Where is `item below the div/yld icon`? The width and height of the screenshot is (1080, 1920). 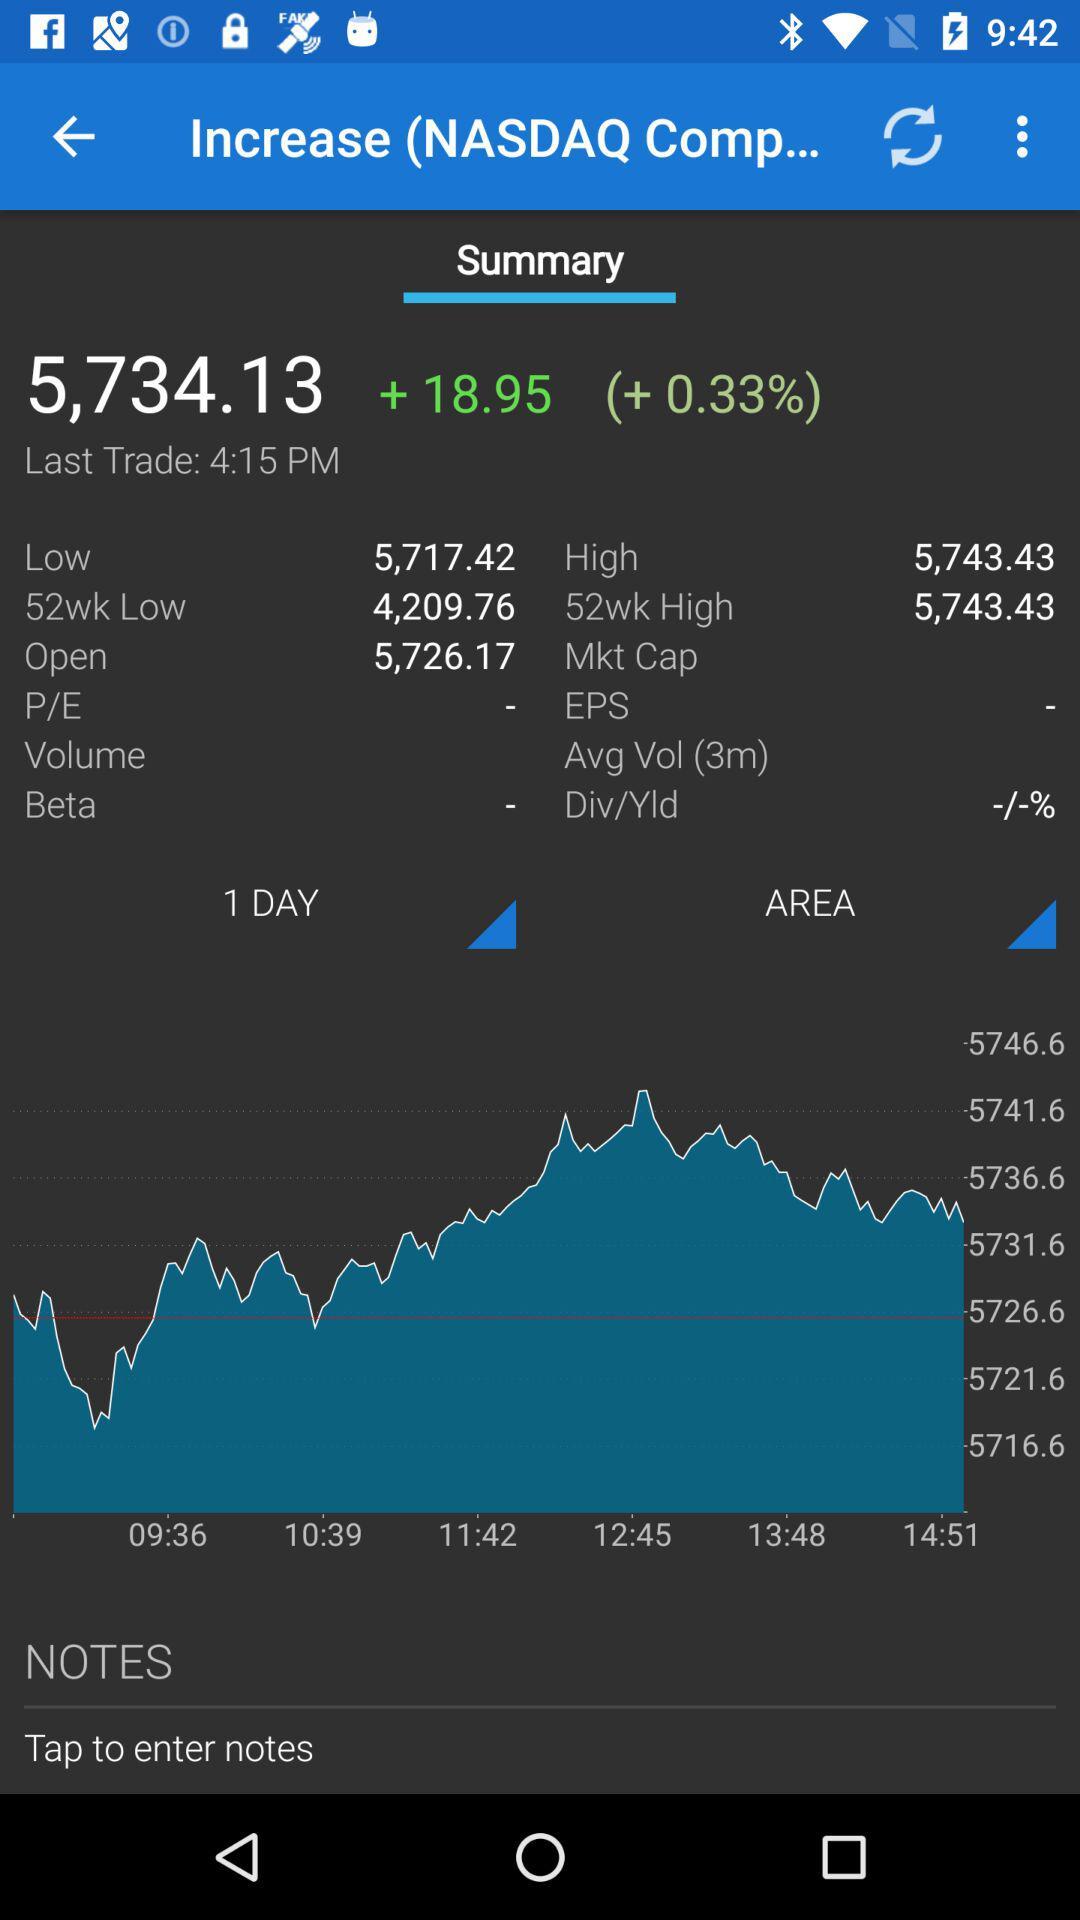
item below the div/yld icon is located at coordinates (810, 900).